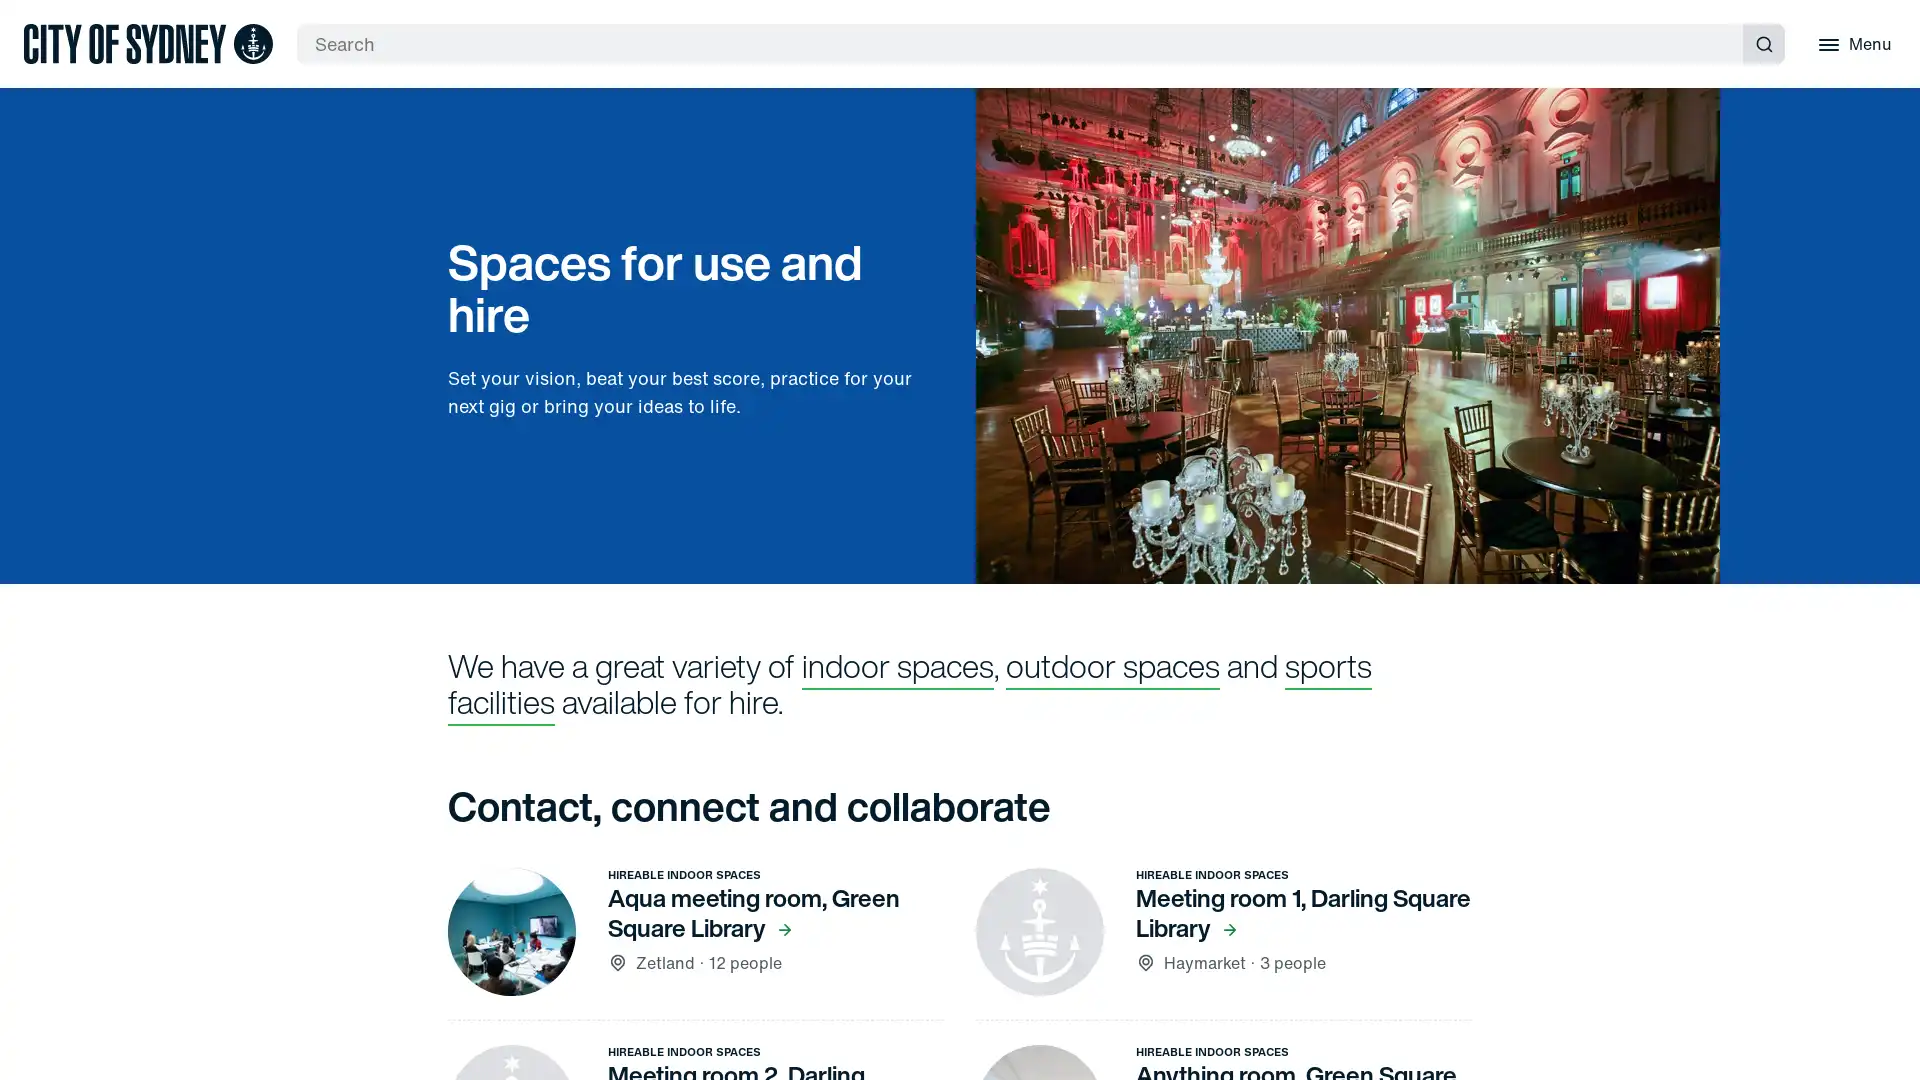 The image size is (1920, 1080). Describe the element at coordinates (1898, 540) in the screenshot. I see `Ask us` at that location.